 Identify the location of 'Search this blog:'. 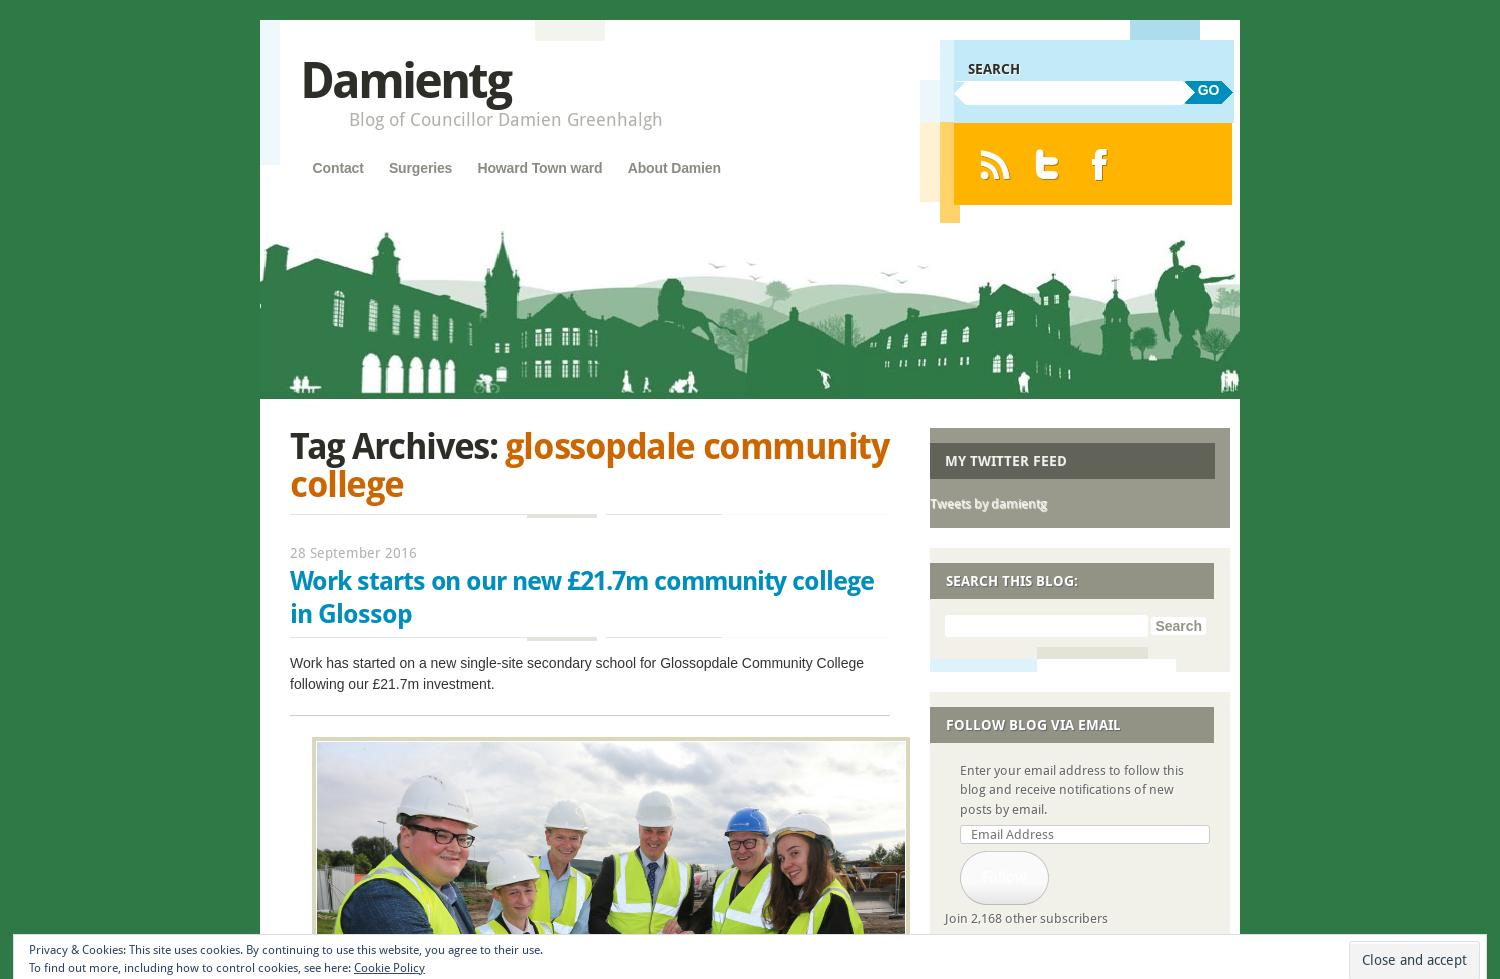
(1012, 578).